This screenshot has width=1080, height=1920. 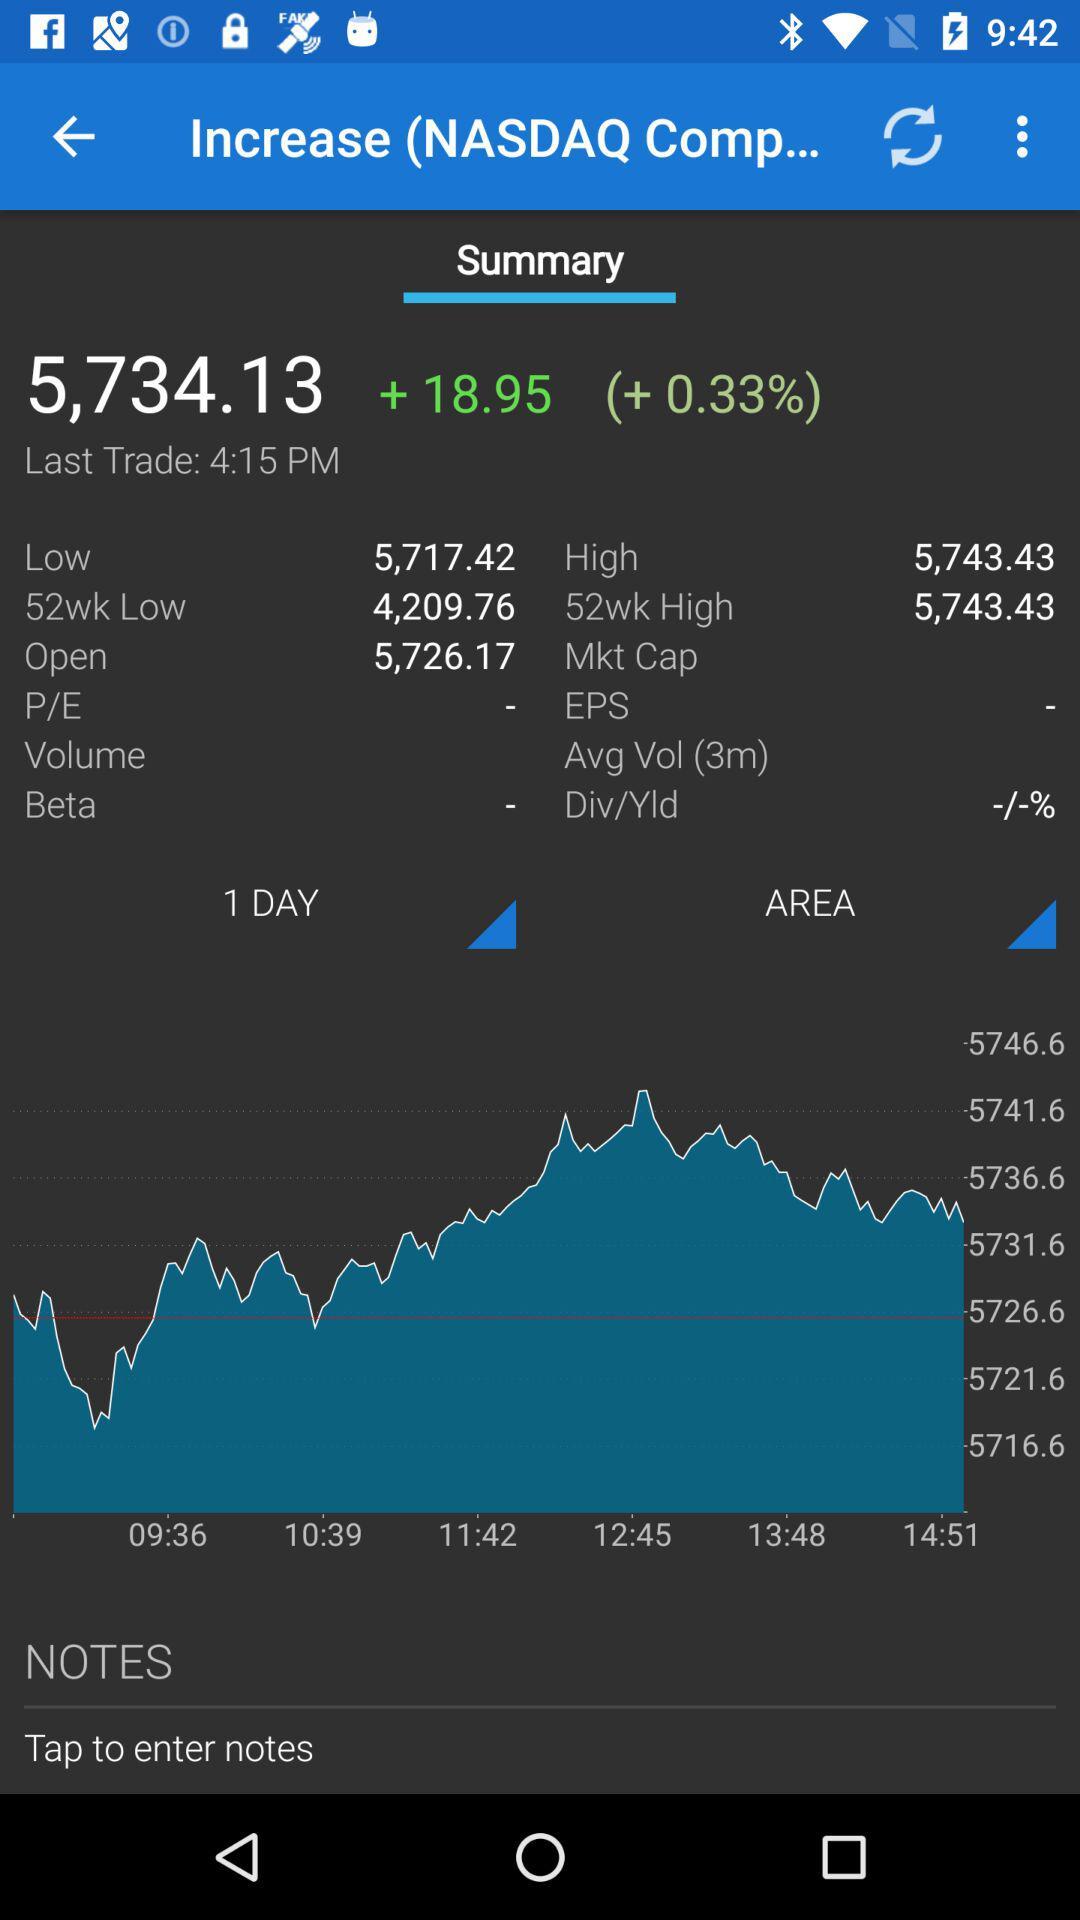 I want to click on item next to increase (nasdaq composite) item, so click(x=911, y=135).